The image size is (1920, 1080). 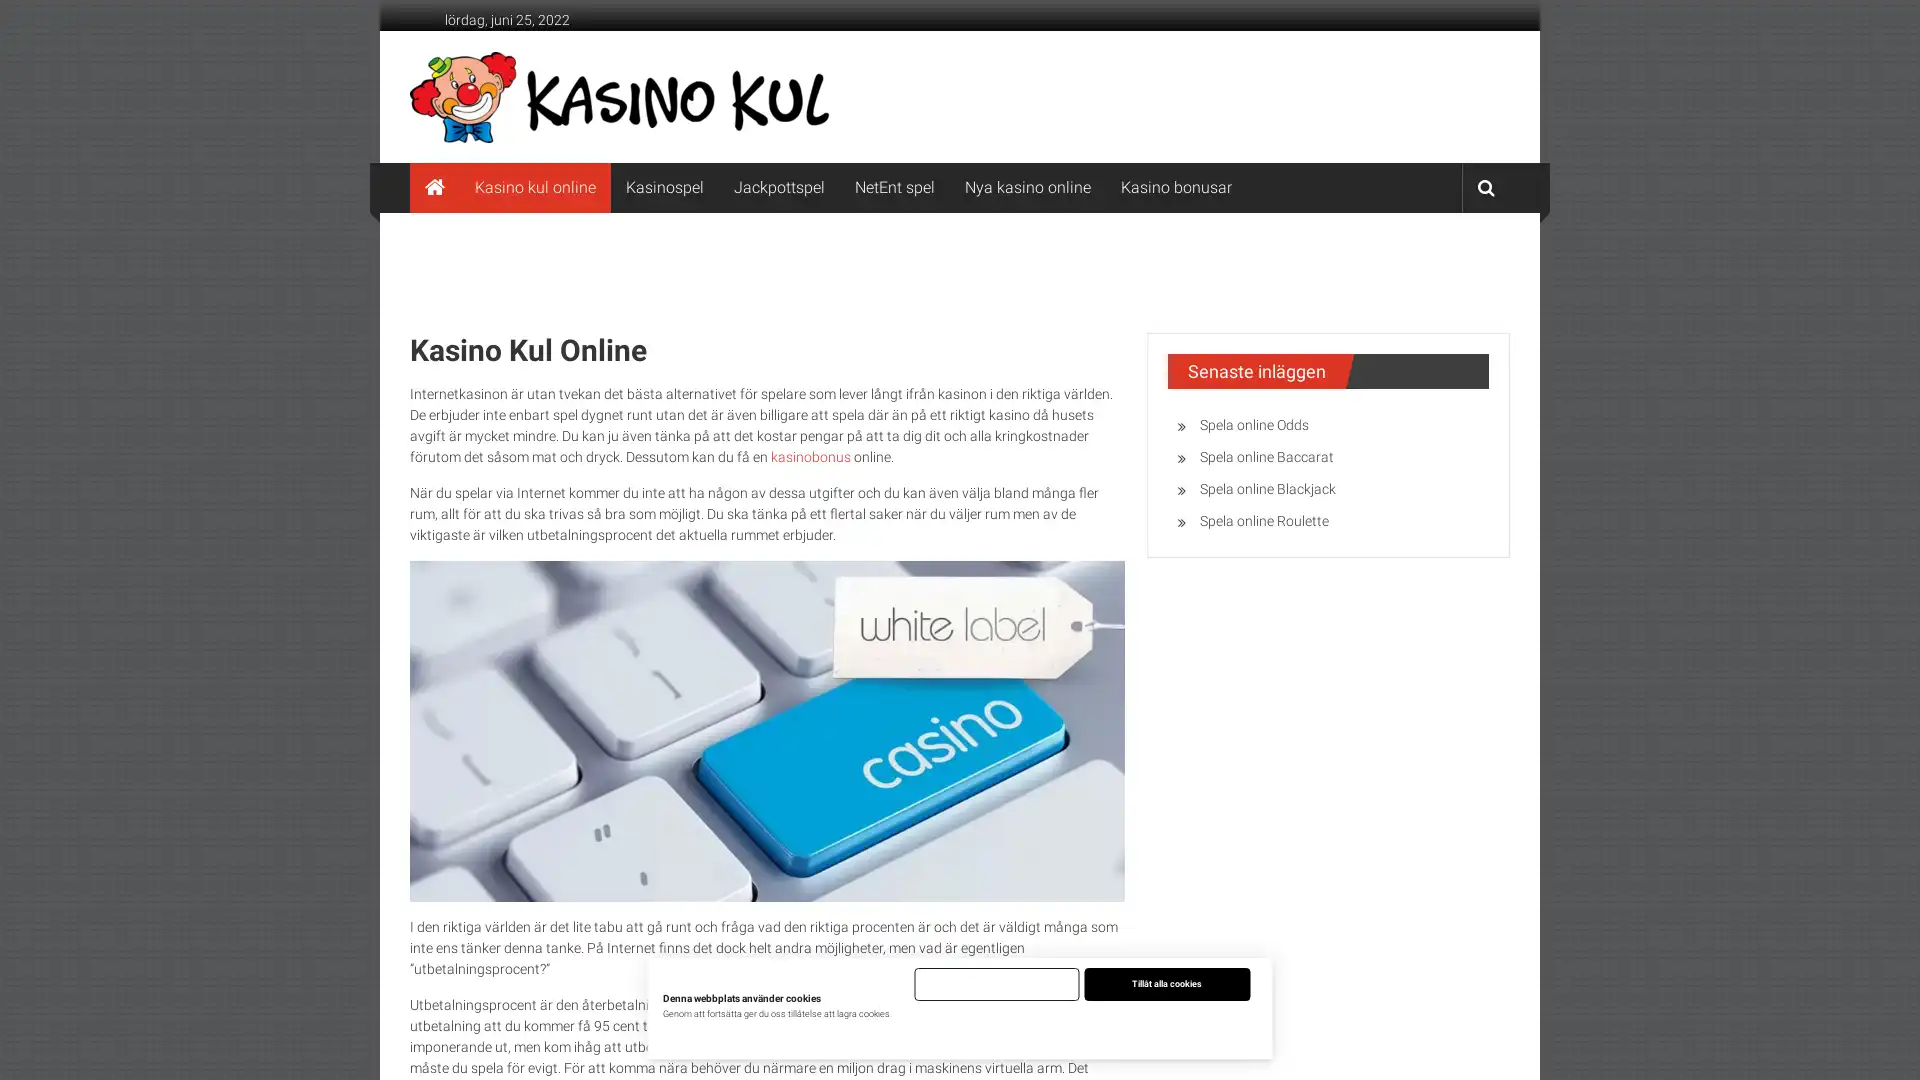 What do you see at coordinates (996, 983) in the screenshot?
I see `Endast nodvandiga` at bounding box center [996, 983].